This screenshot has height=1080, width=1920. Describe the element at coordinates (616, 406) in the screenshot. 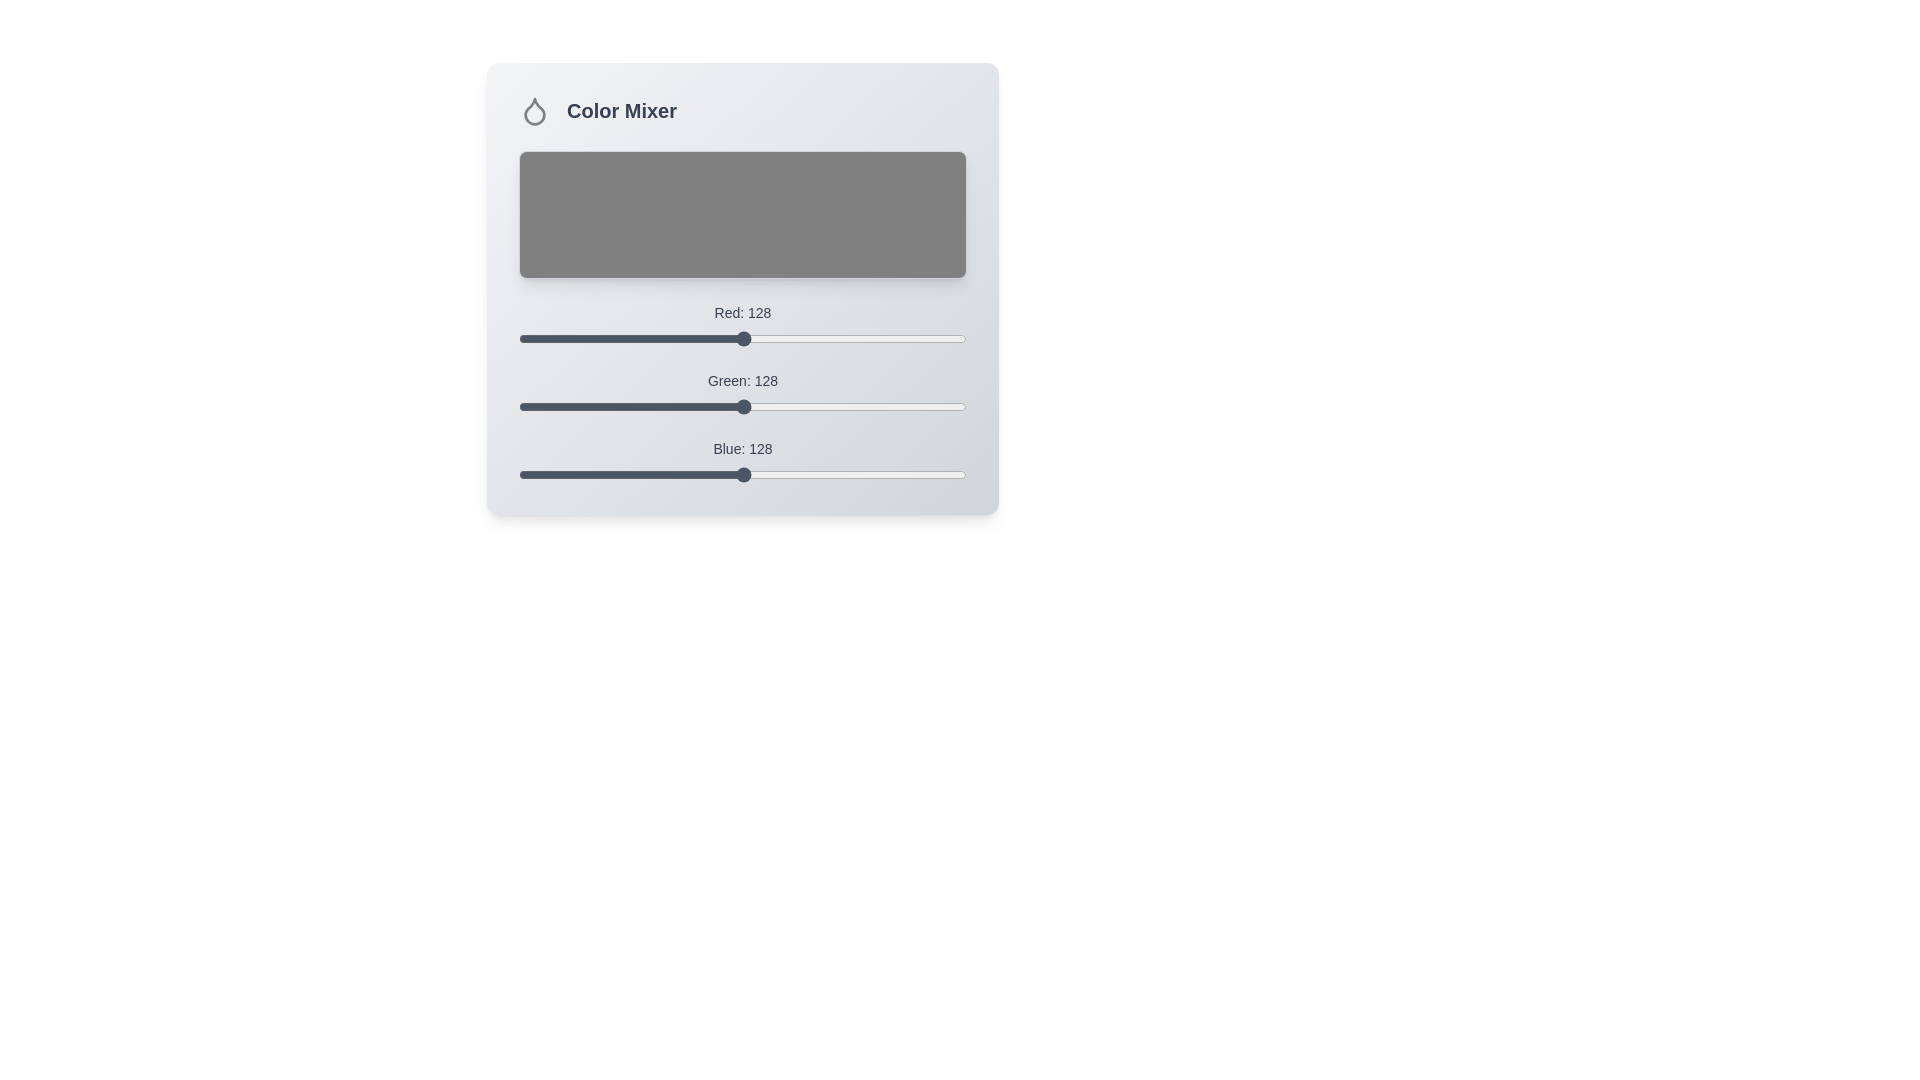

I see `the green slider to 56` at that location.